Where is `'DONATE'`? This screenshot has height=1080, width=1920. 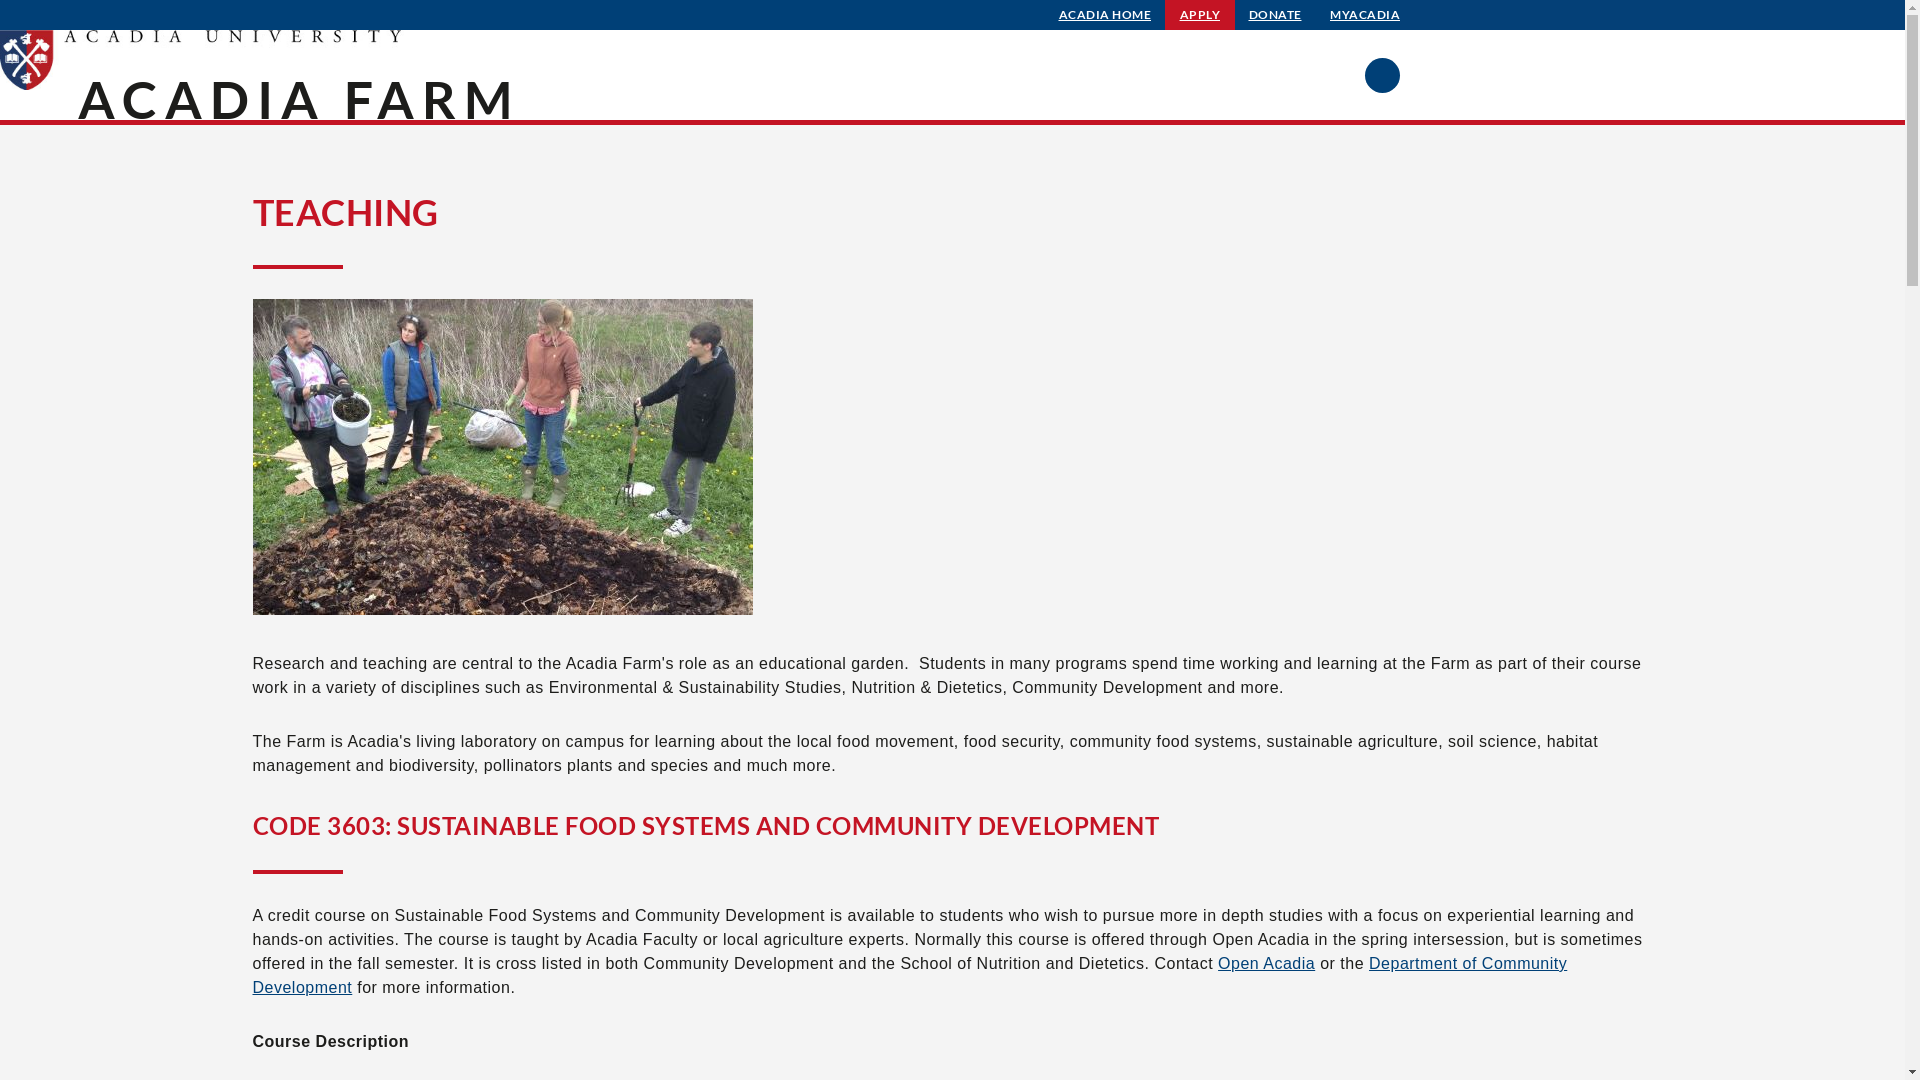 'DONATE' is located at coordinates (1274, 15).